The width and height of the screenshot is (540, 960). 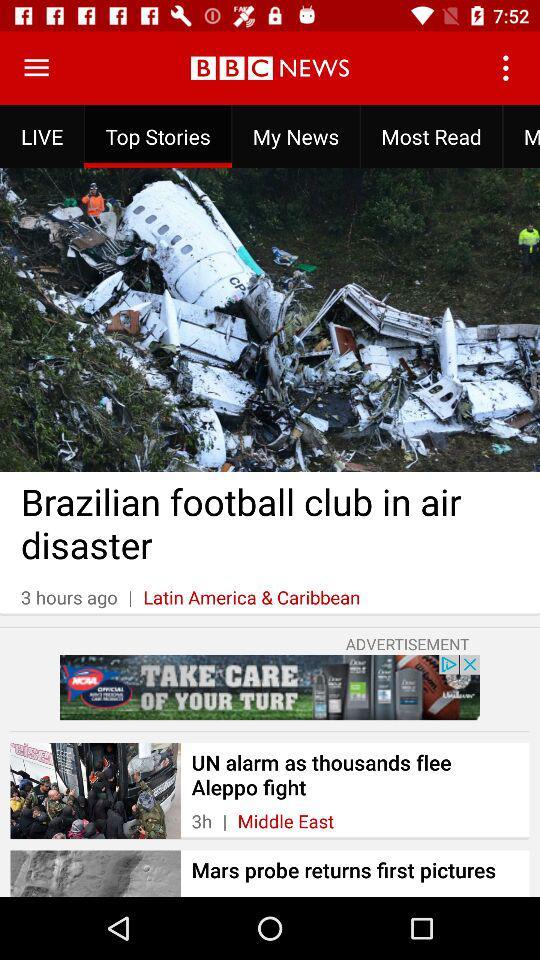 What do you see at coordinates (270, 687) in the screenshot?
I see `advertisement` at bounding box center [270, 687].